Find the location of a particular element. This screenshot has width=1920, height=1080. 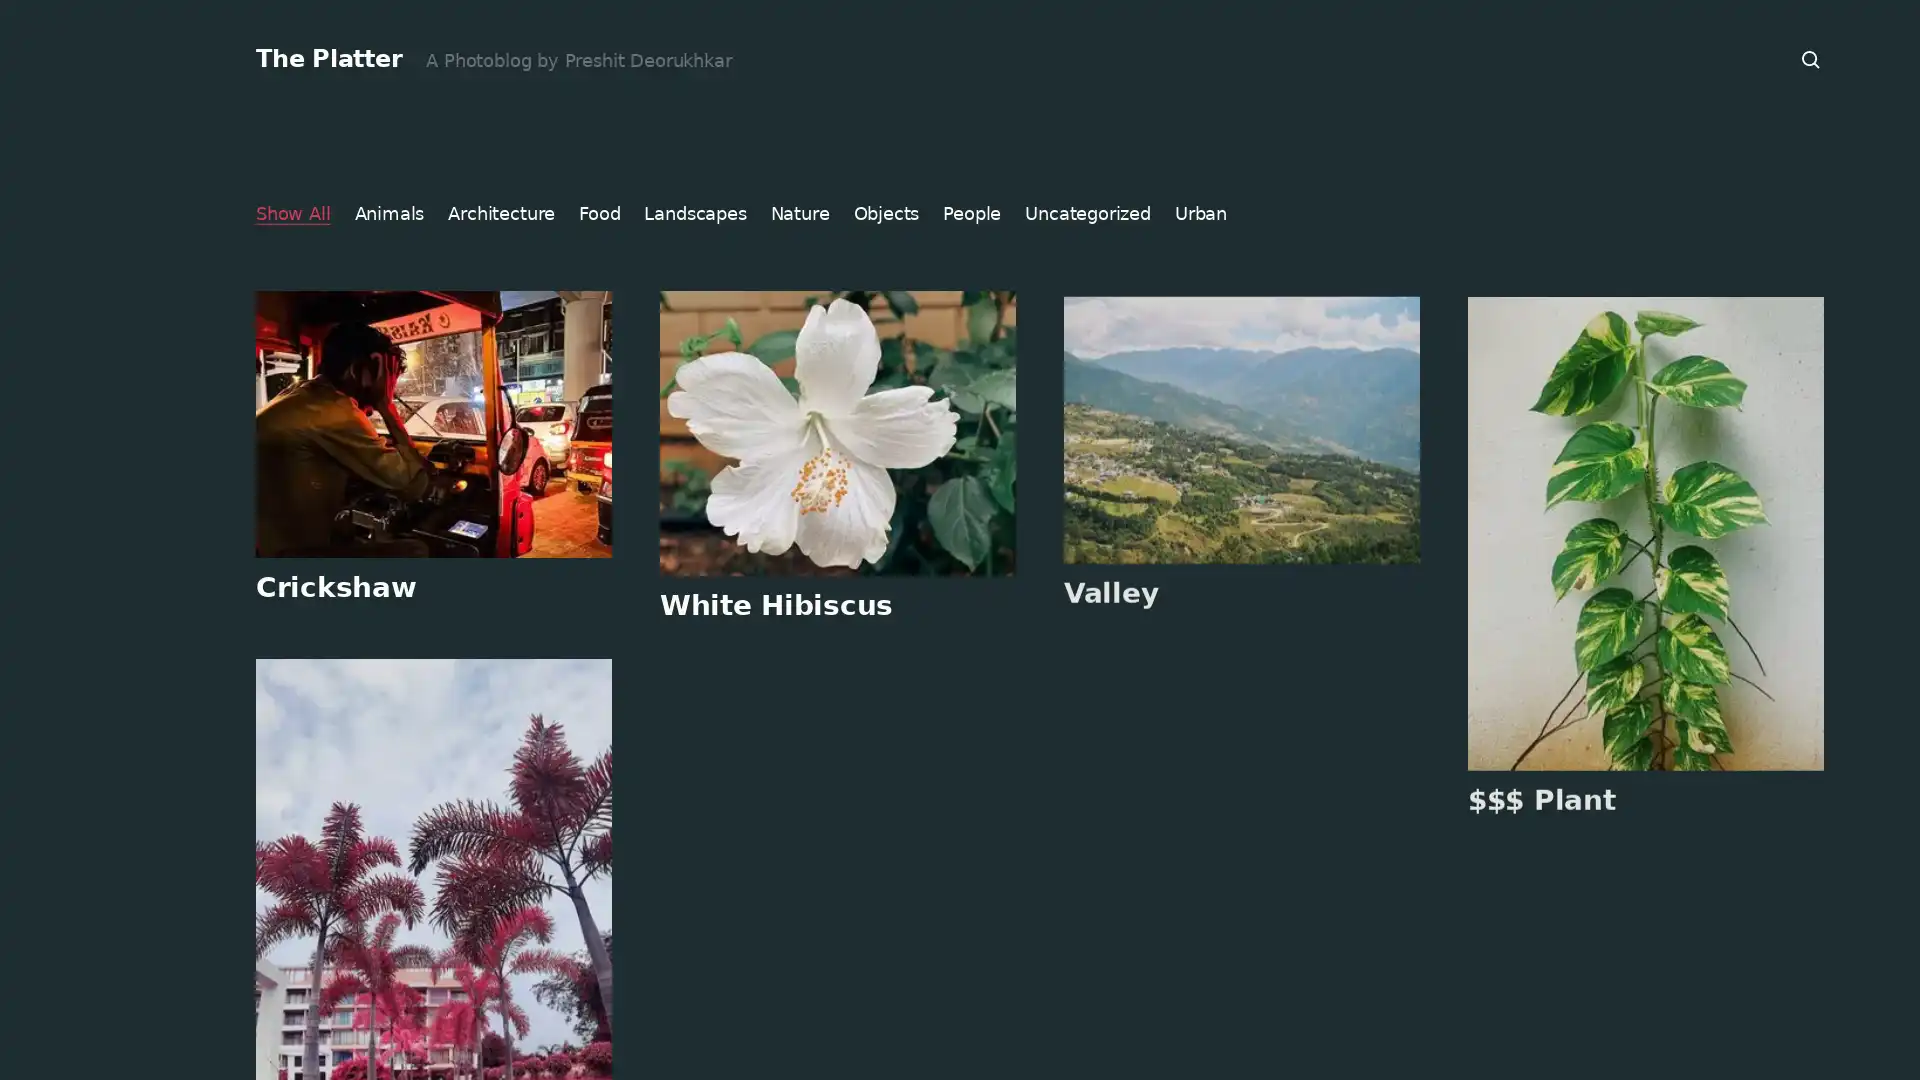

Search is located at coordinates (1811, 59).